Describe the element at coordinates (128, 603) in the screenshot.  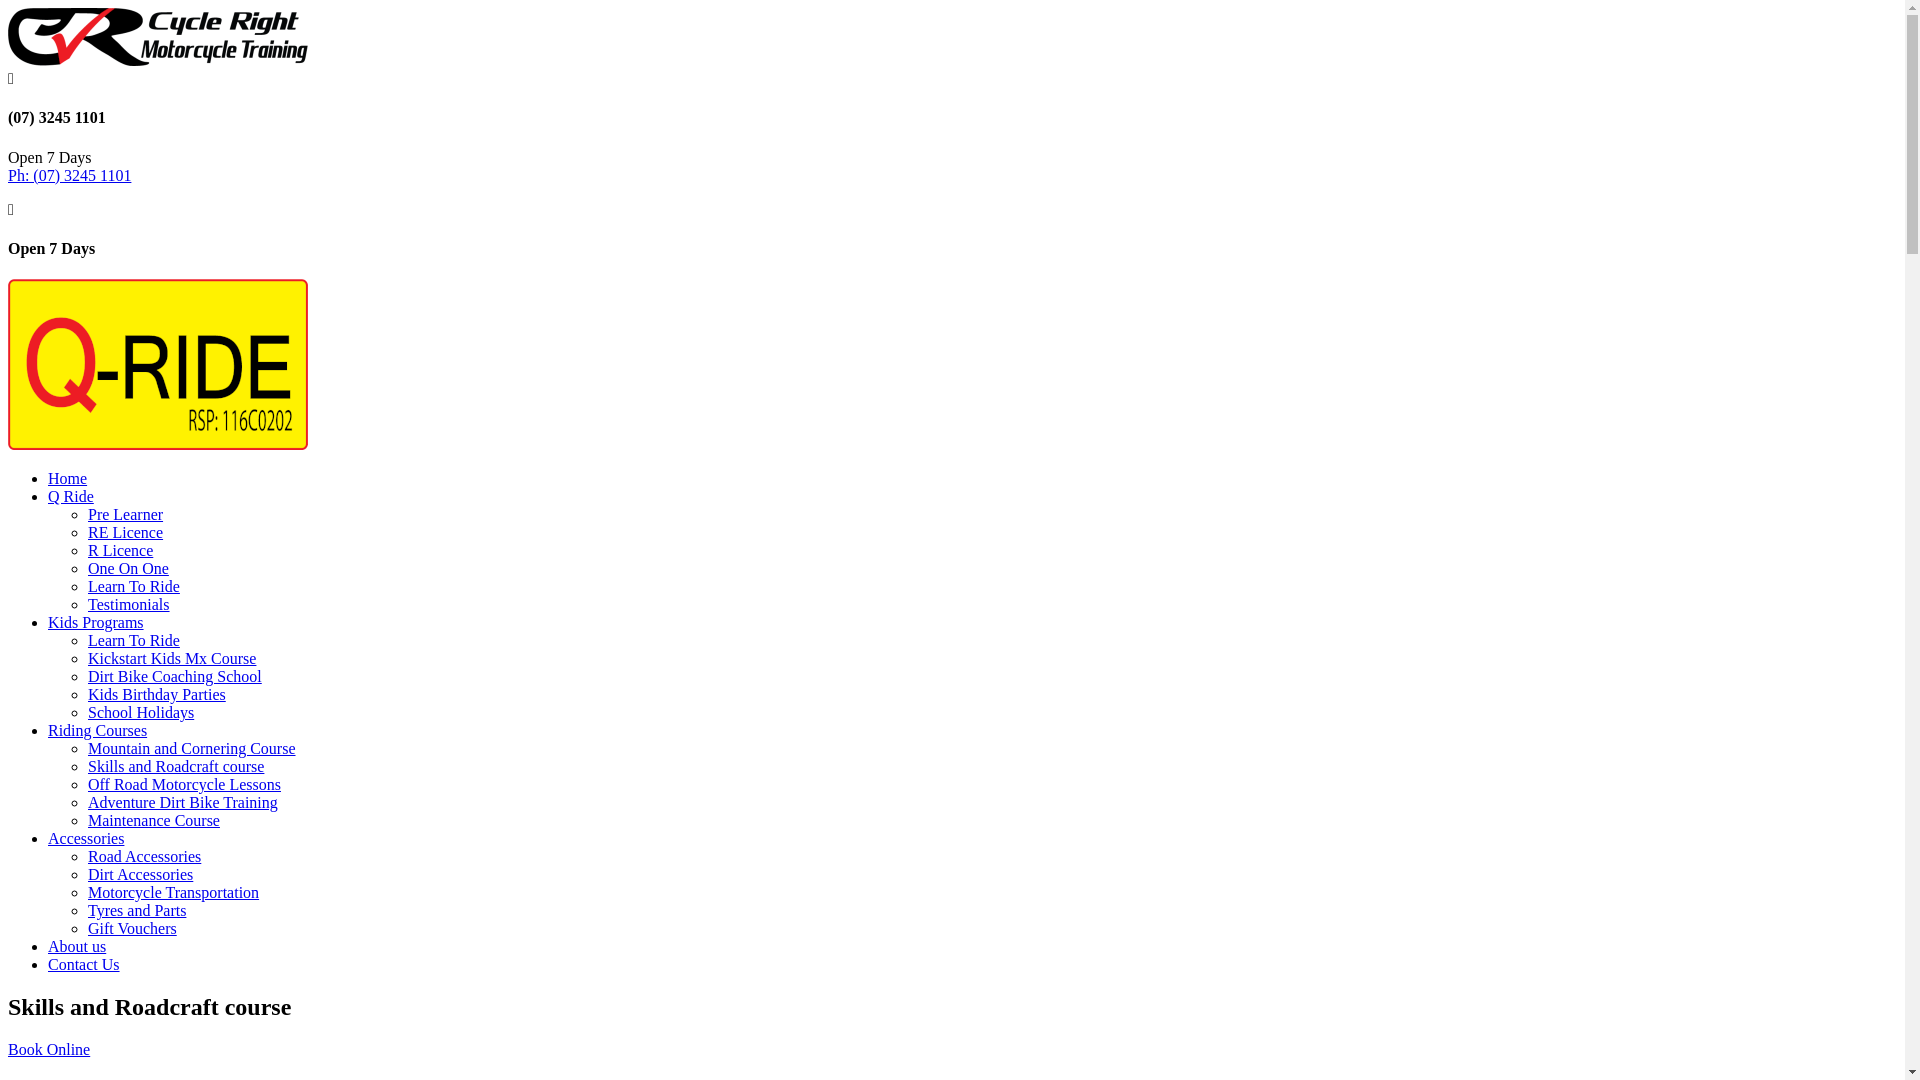
I see `'Testimonials'` at that location.